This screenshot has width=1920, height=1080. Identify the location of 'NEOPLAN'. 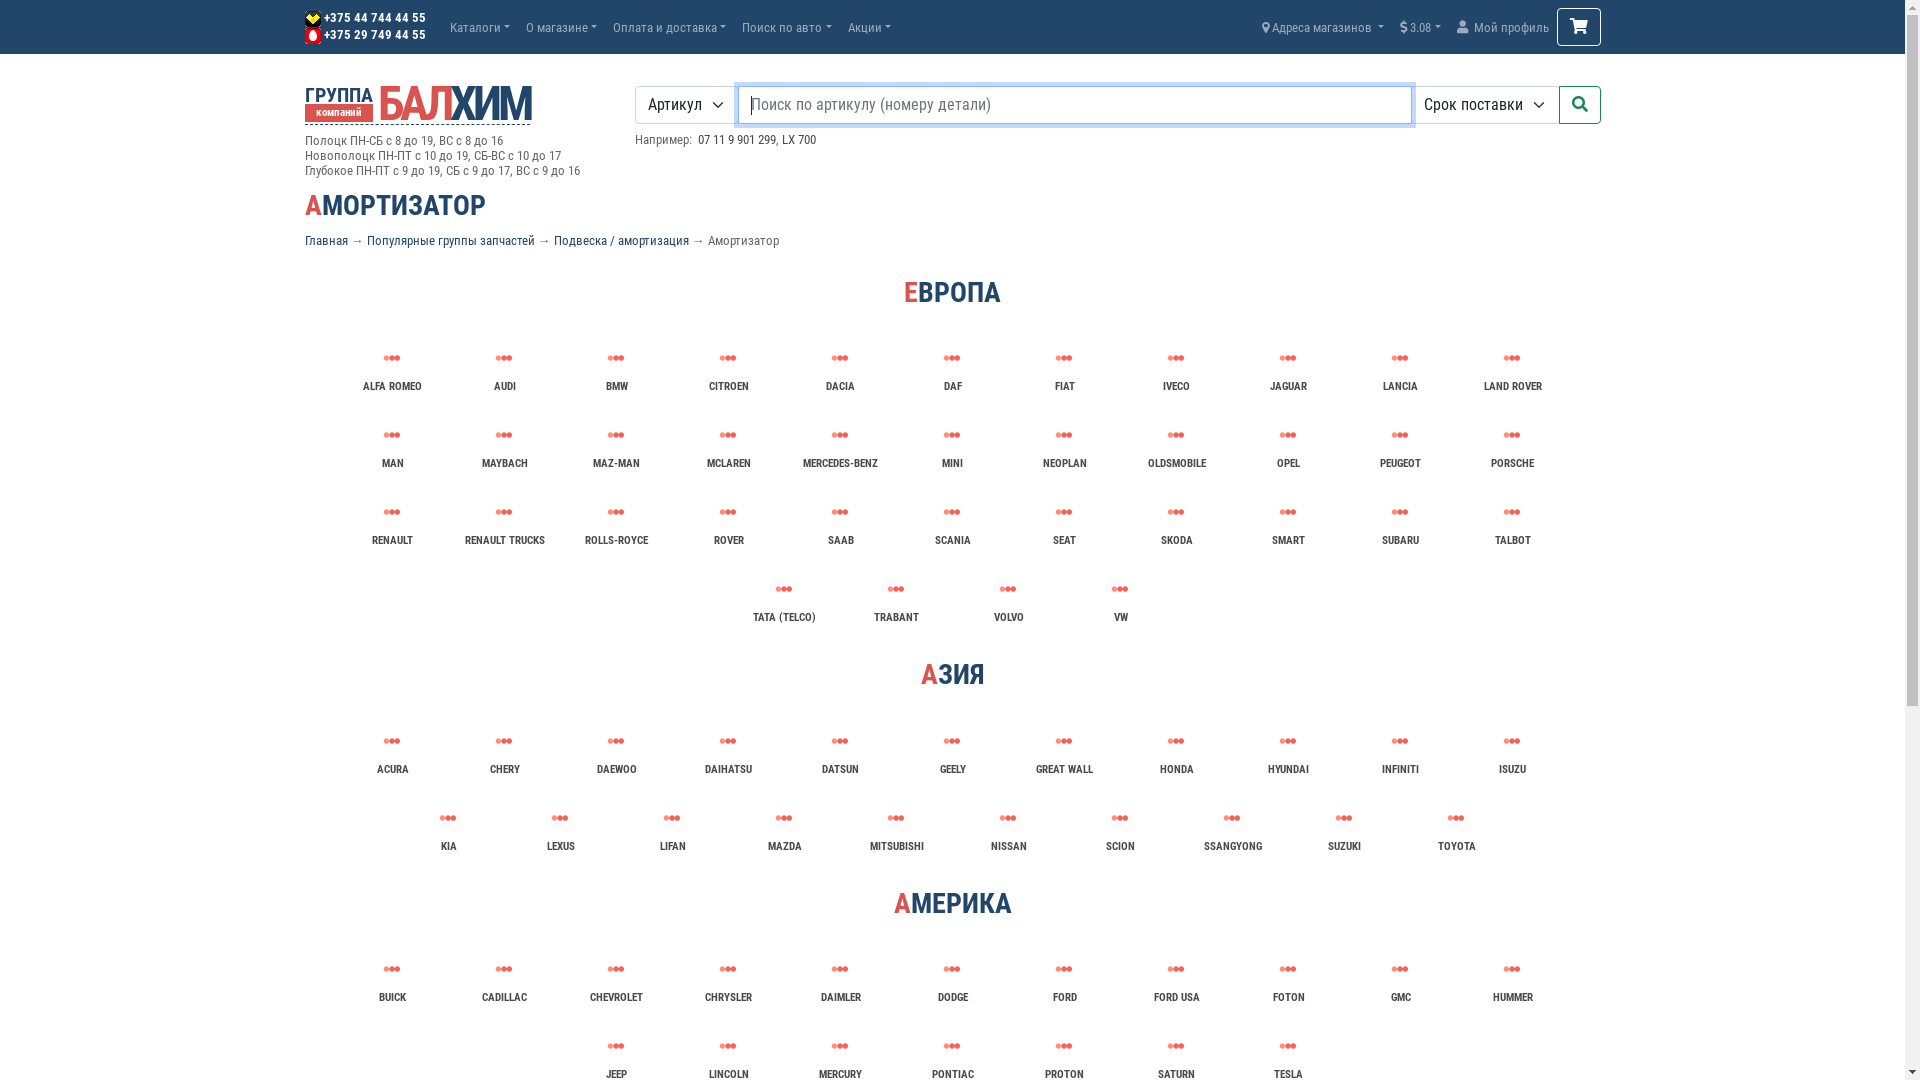
(1063, 441).